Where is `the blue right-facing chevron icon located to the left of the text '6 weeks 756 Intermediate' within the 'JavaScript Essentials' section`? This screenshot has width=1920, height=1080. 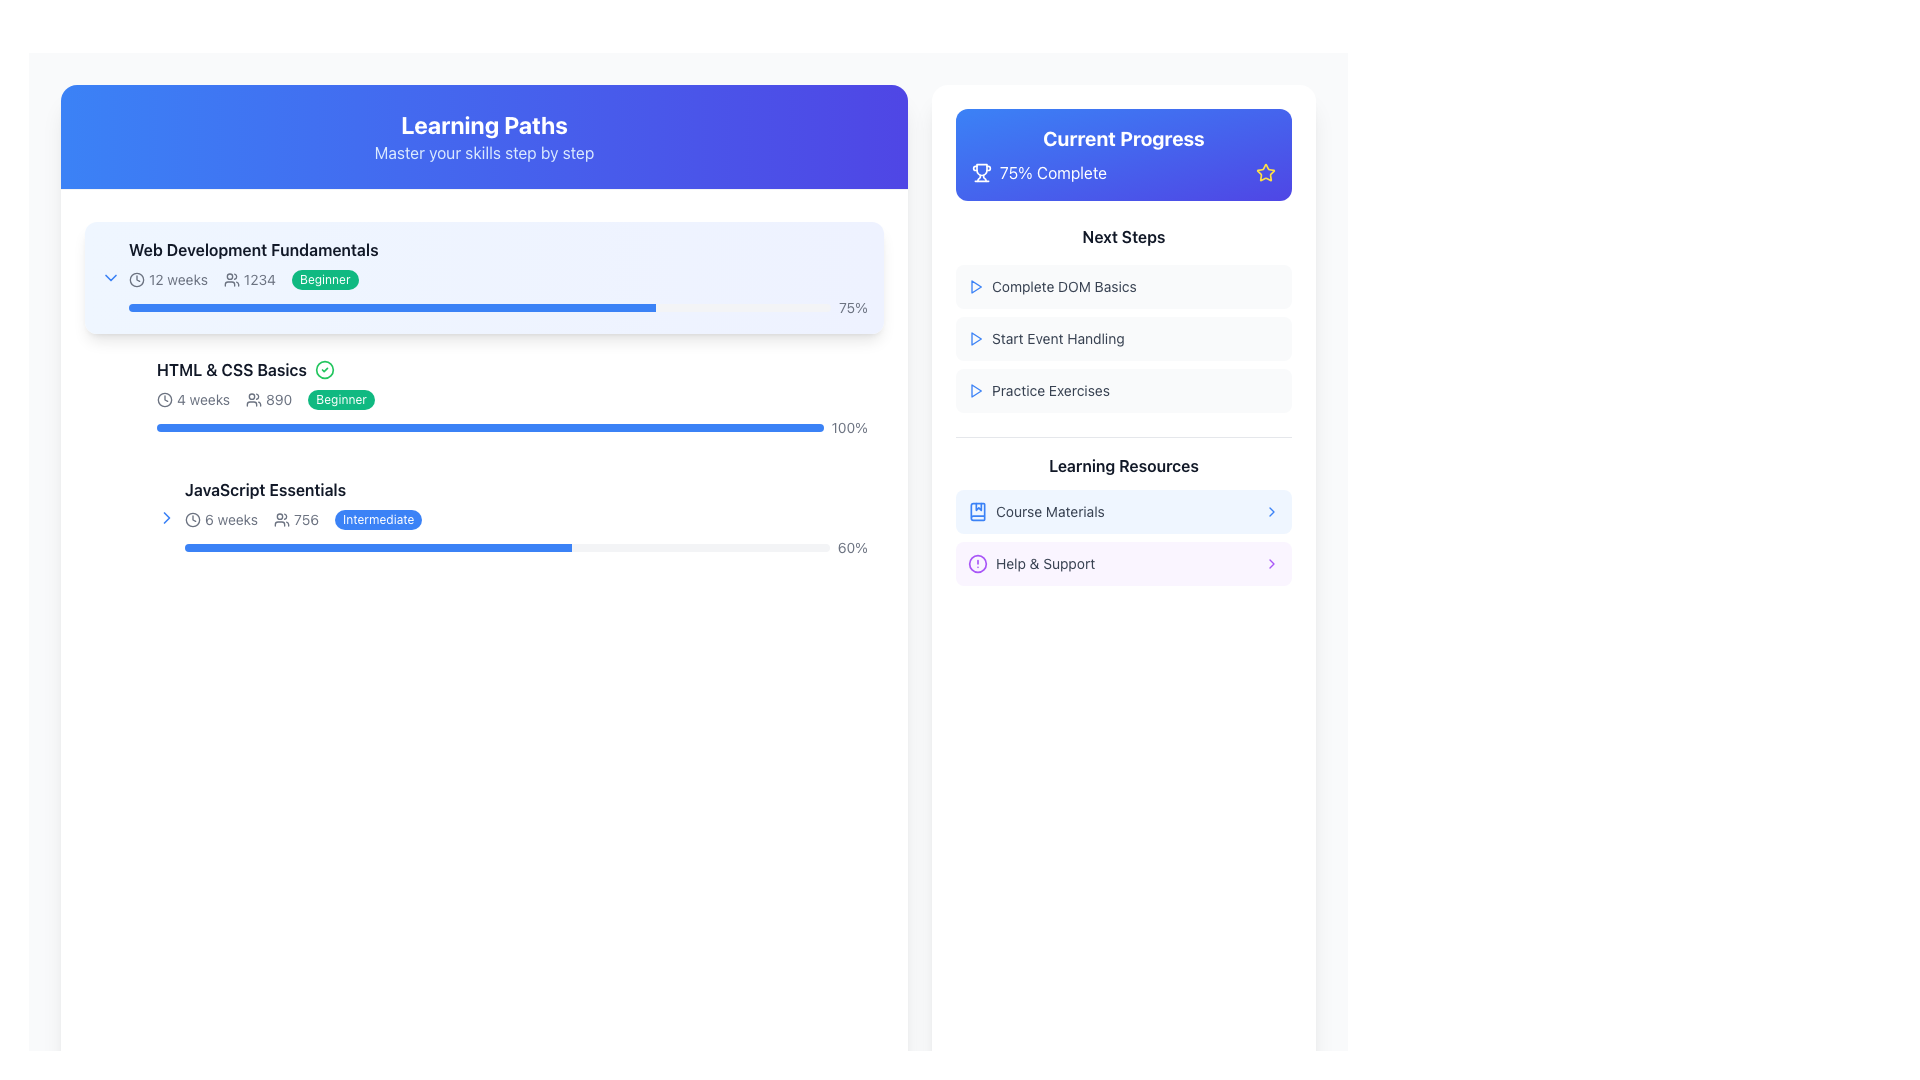
the blue right-facing chevron icon located to the left of the text '6 weeks 756 Intermediate' within the 'JavaScript Essentials' section is located at coordinates (167, 516).